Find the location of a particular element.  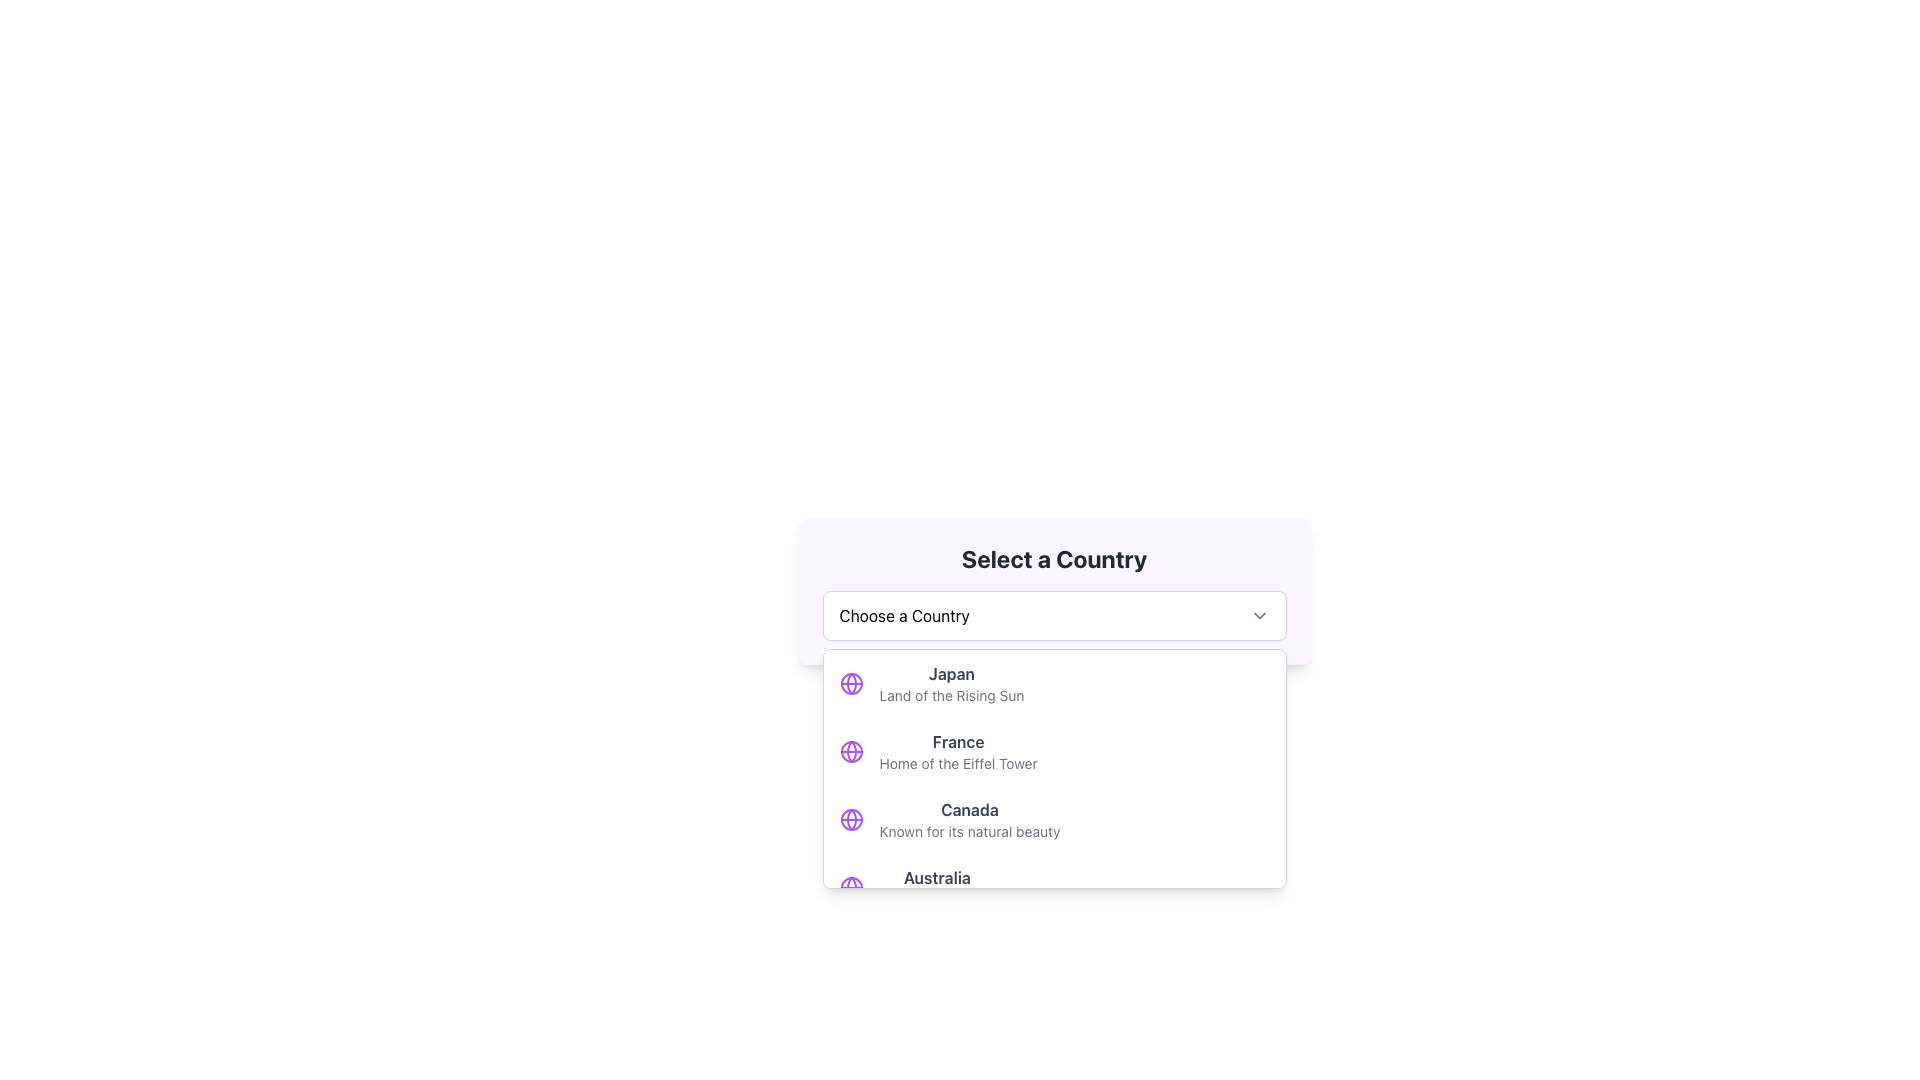

the fourth selectable list item in the country options dropdown, which is styled with a globe icon and labeled 'Australia' is located at coordinates (1053, 886).